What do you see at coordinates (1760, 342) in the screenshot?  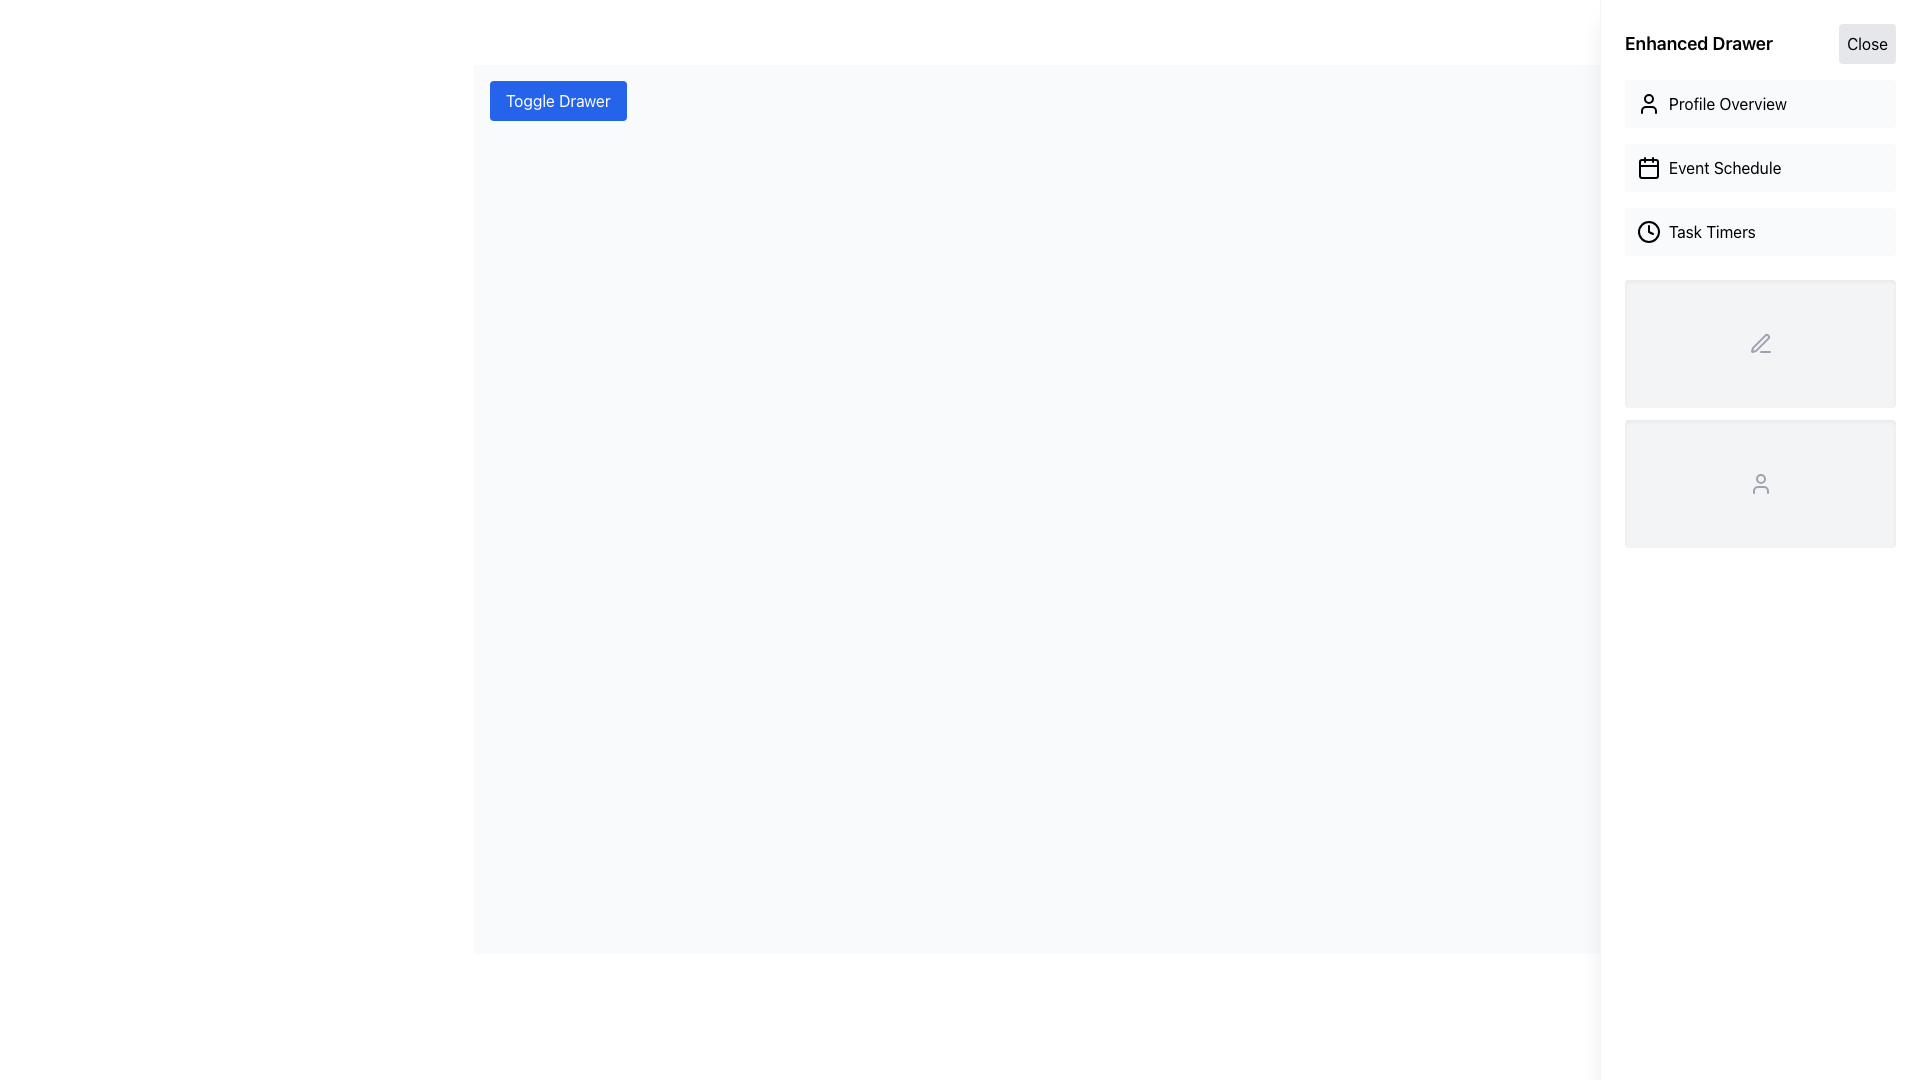 I see `the first rectangular block in the right-hand sidebar that contains a pen icon, which symbolizes edit actions` at bounding box center [1760, 342].